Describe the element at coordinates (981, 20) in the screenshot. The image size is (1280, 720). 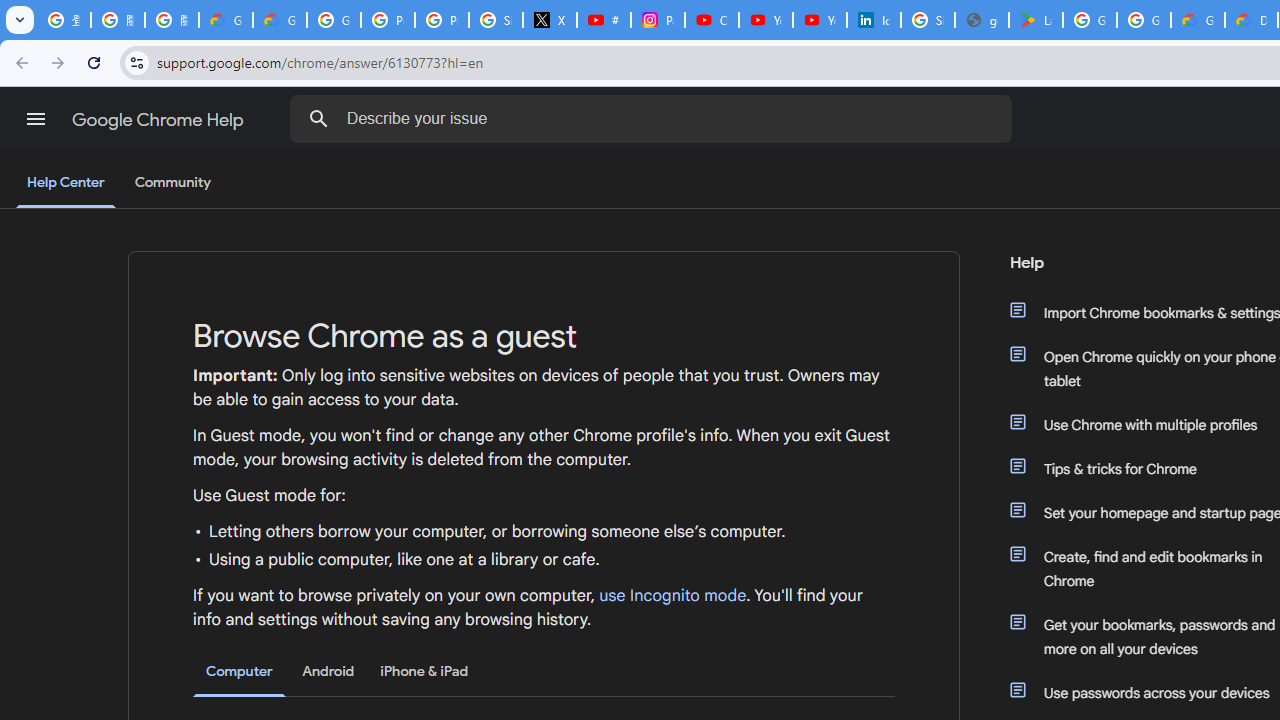
I see `'google_privacy_policy_en.pdf'` at that location.